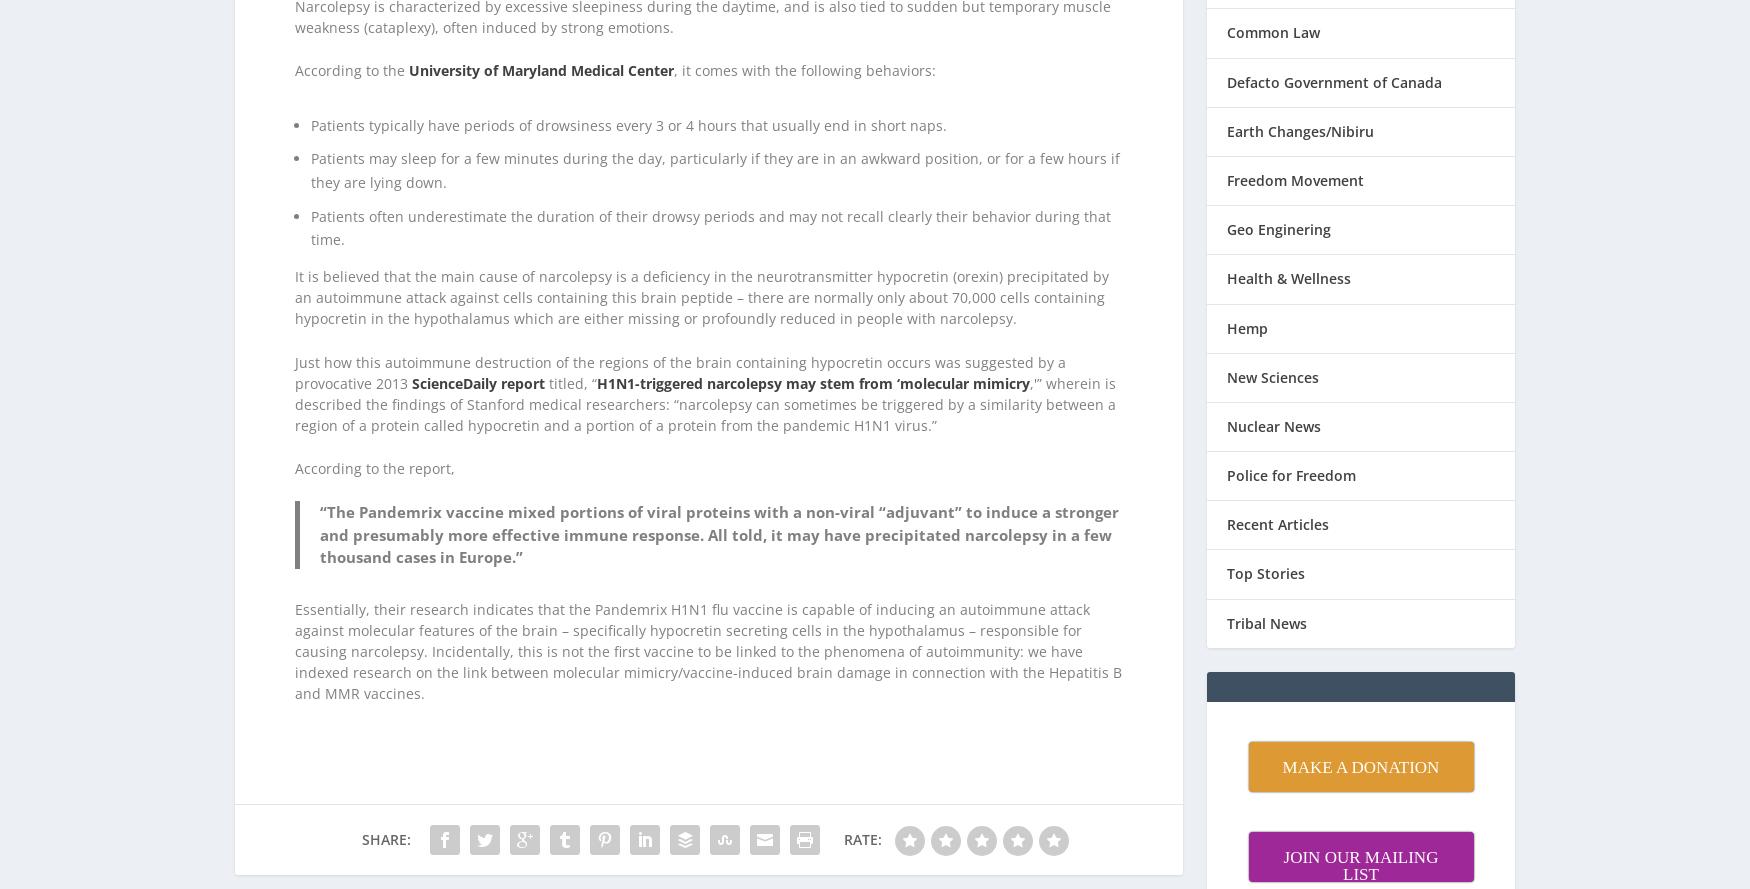 This screenshot has height=889, width=1750. I want to click on 'According to the', so click(294, 45).